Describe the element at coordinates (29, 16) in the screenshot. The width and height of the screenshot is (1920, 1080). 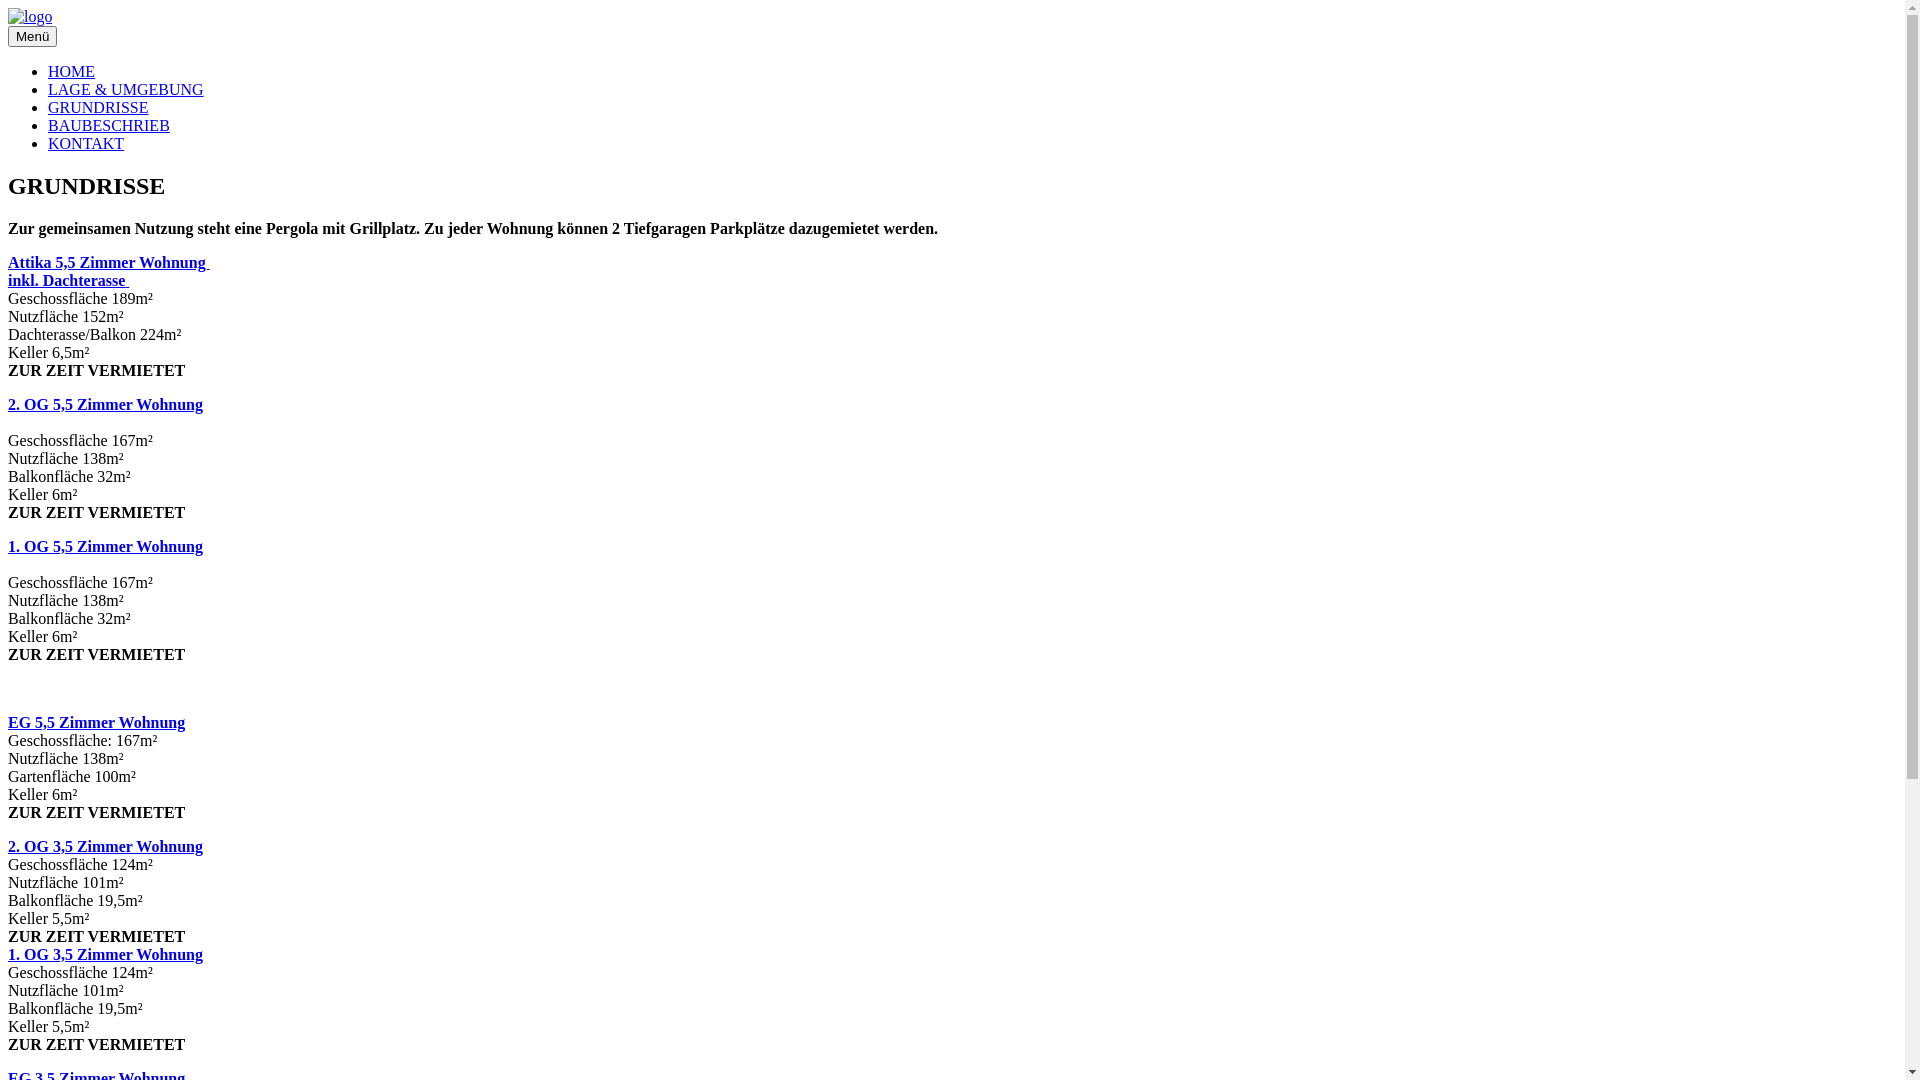
I see `'logo'` at that location.